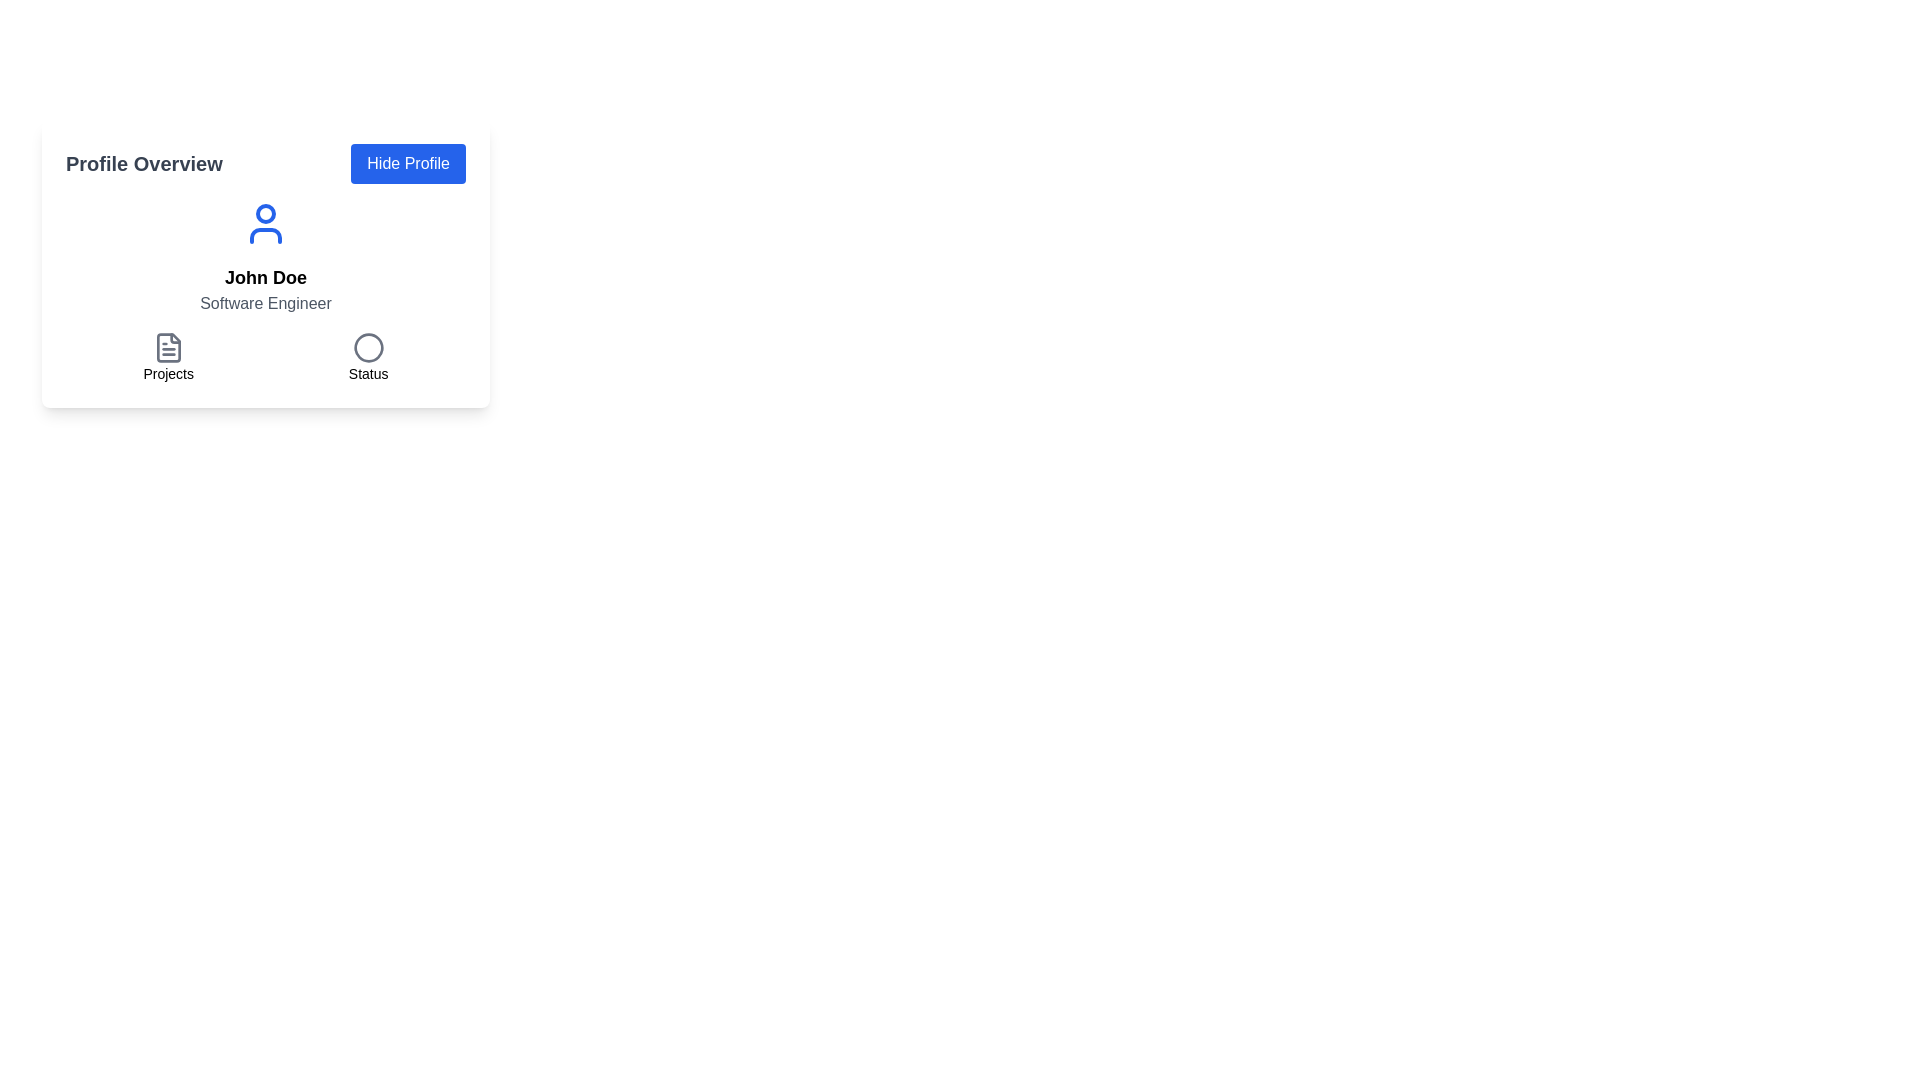 Image resolution: width=1920 pixels, height=1080 pixels. Describe the element at coordinates (264, 223) in the screenshot. I see `the User Profile icon, which is a blue circular outline of a user, located at the center of the top section of a card displaying 'John Doe' and 'Software Engineer.'` at that location.